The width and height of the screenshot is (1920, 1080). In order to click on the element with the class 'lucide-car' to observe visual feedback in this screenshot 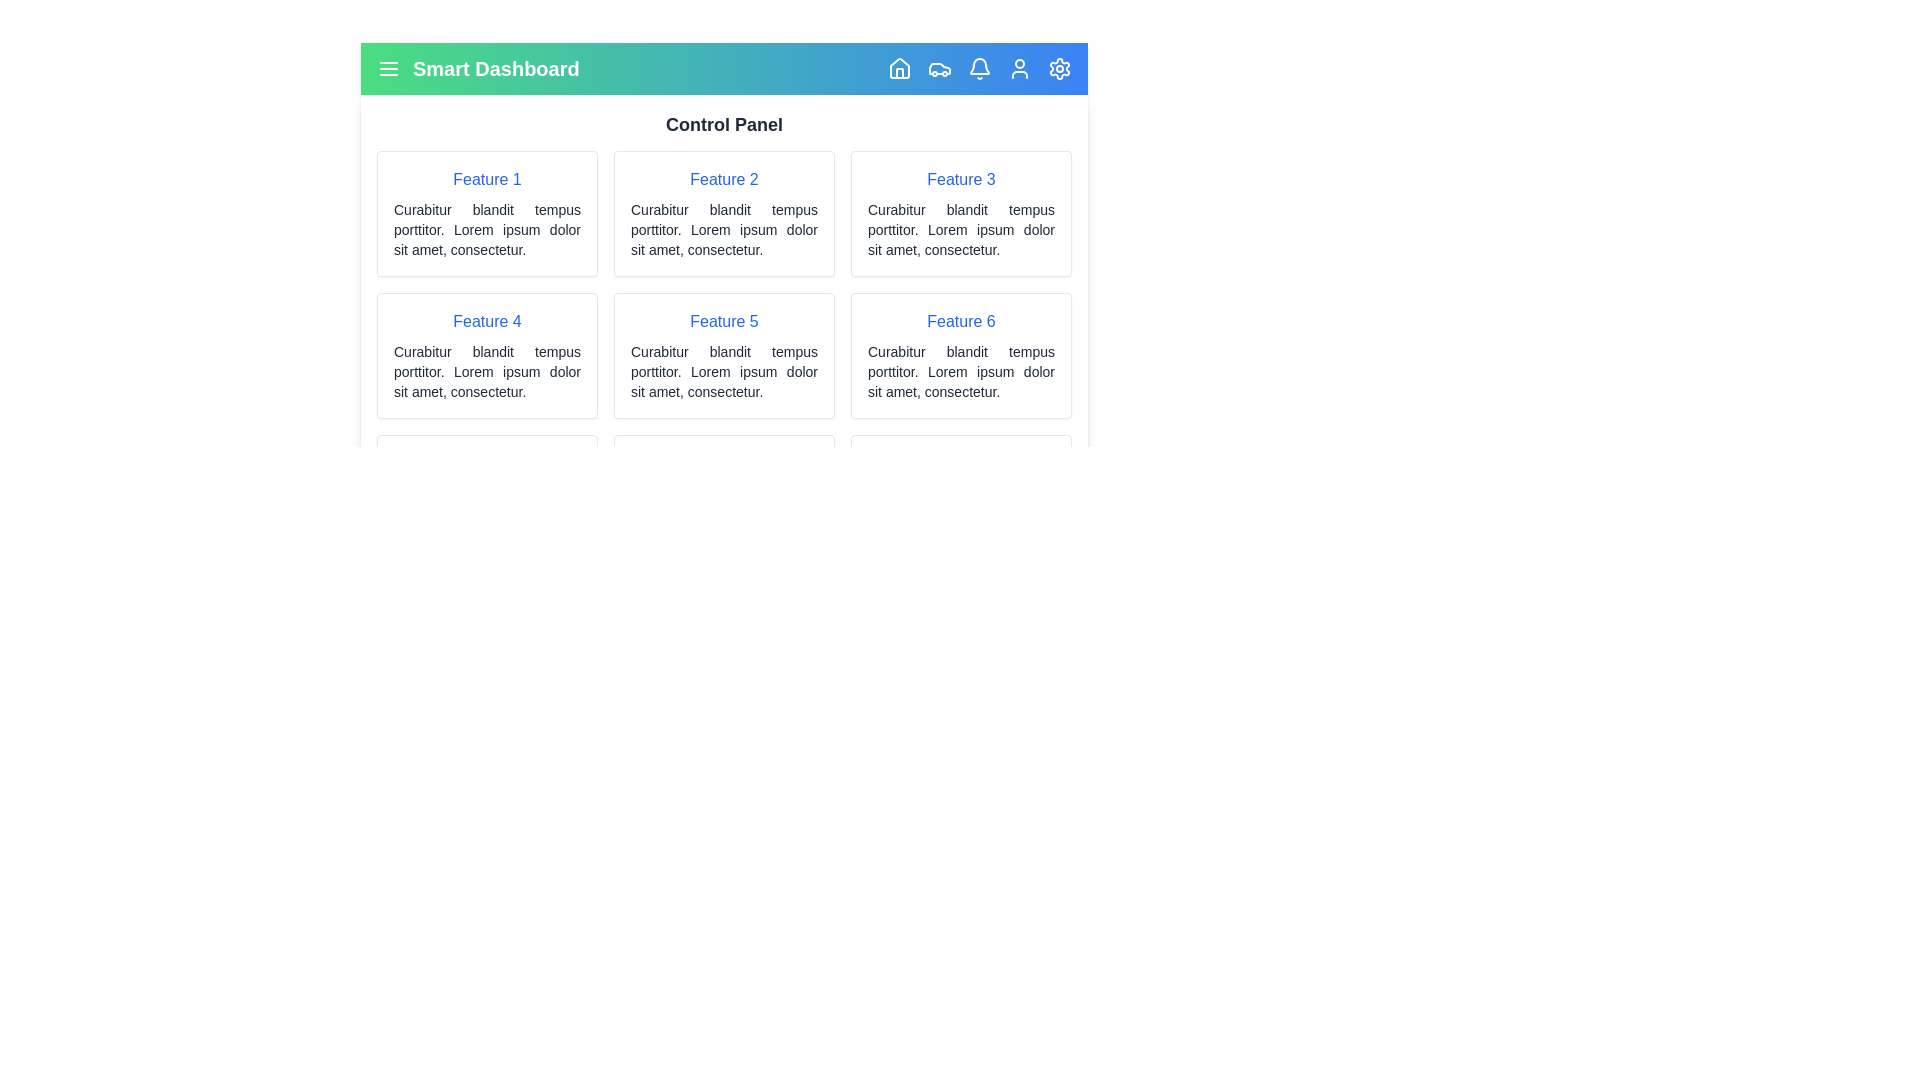, I will do `click(939, 68)`.